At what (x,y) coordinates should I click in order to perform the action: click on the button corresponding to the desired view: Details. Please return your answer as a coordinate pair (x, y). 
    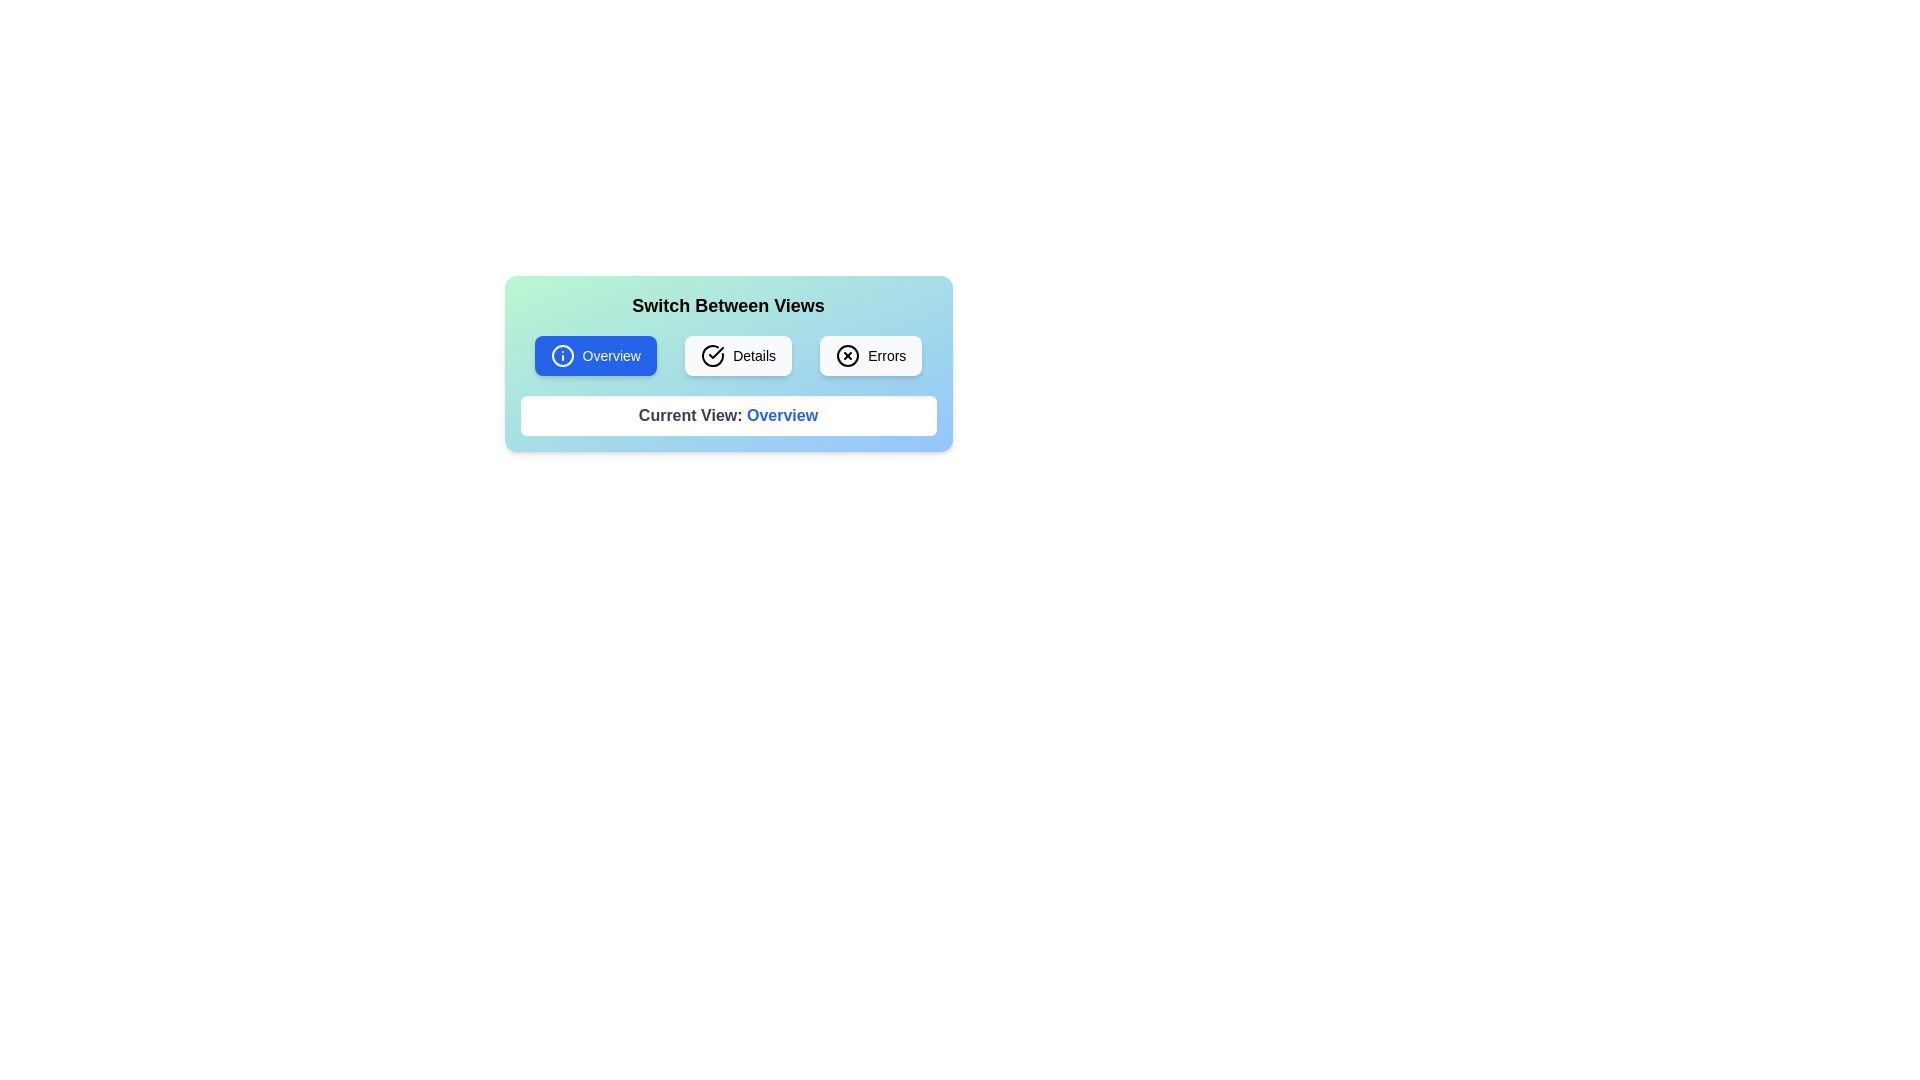
    Looking at the image, I should click on (737, 354).